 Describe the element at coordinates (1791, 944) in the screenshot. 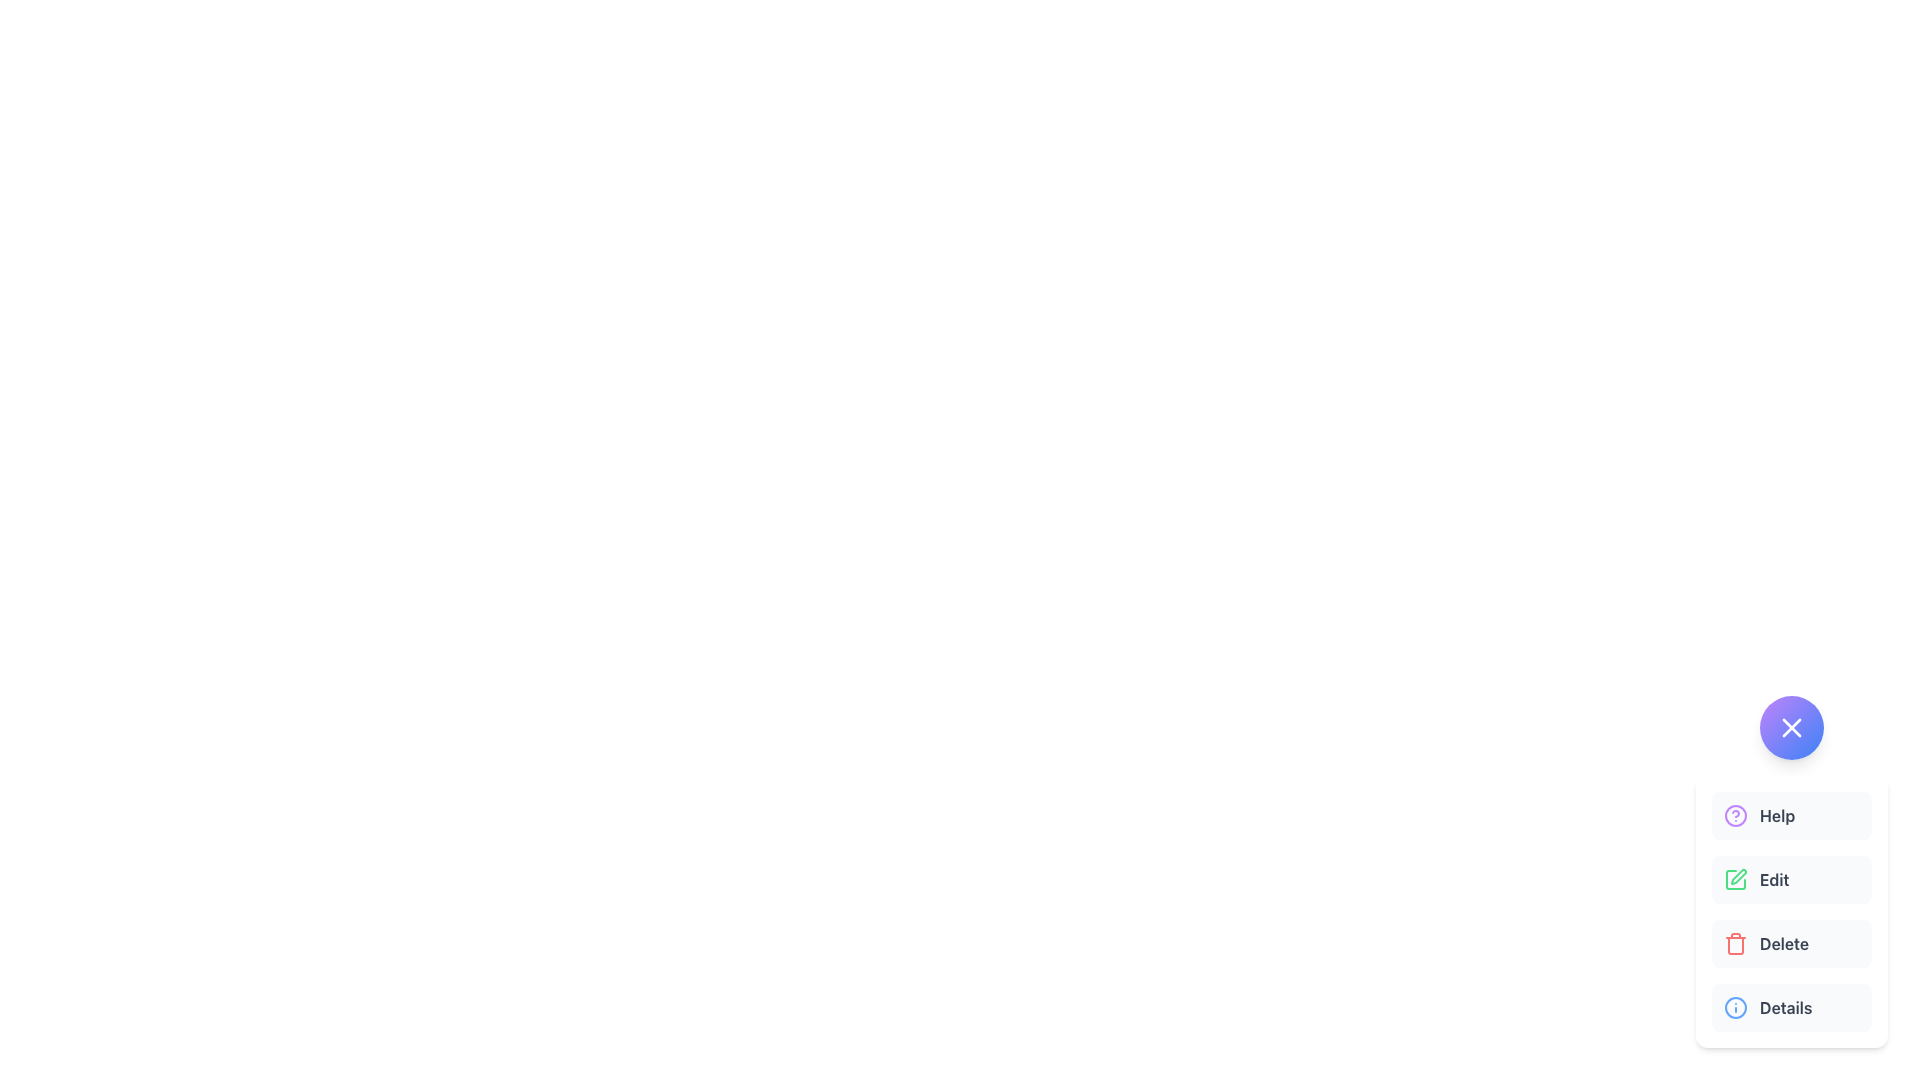

I see `the 'Delete' button in the dropdown menu, which is styled as a list item with a red trash can icon and dark gray text` at that location.